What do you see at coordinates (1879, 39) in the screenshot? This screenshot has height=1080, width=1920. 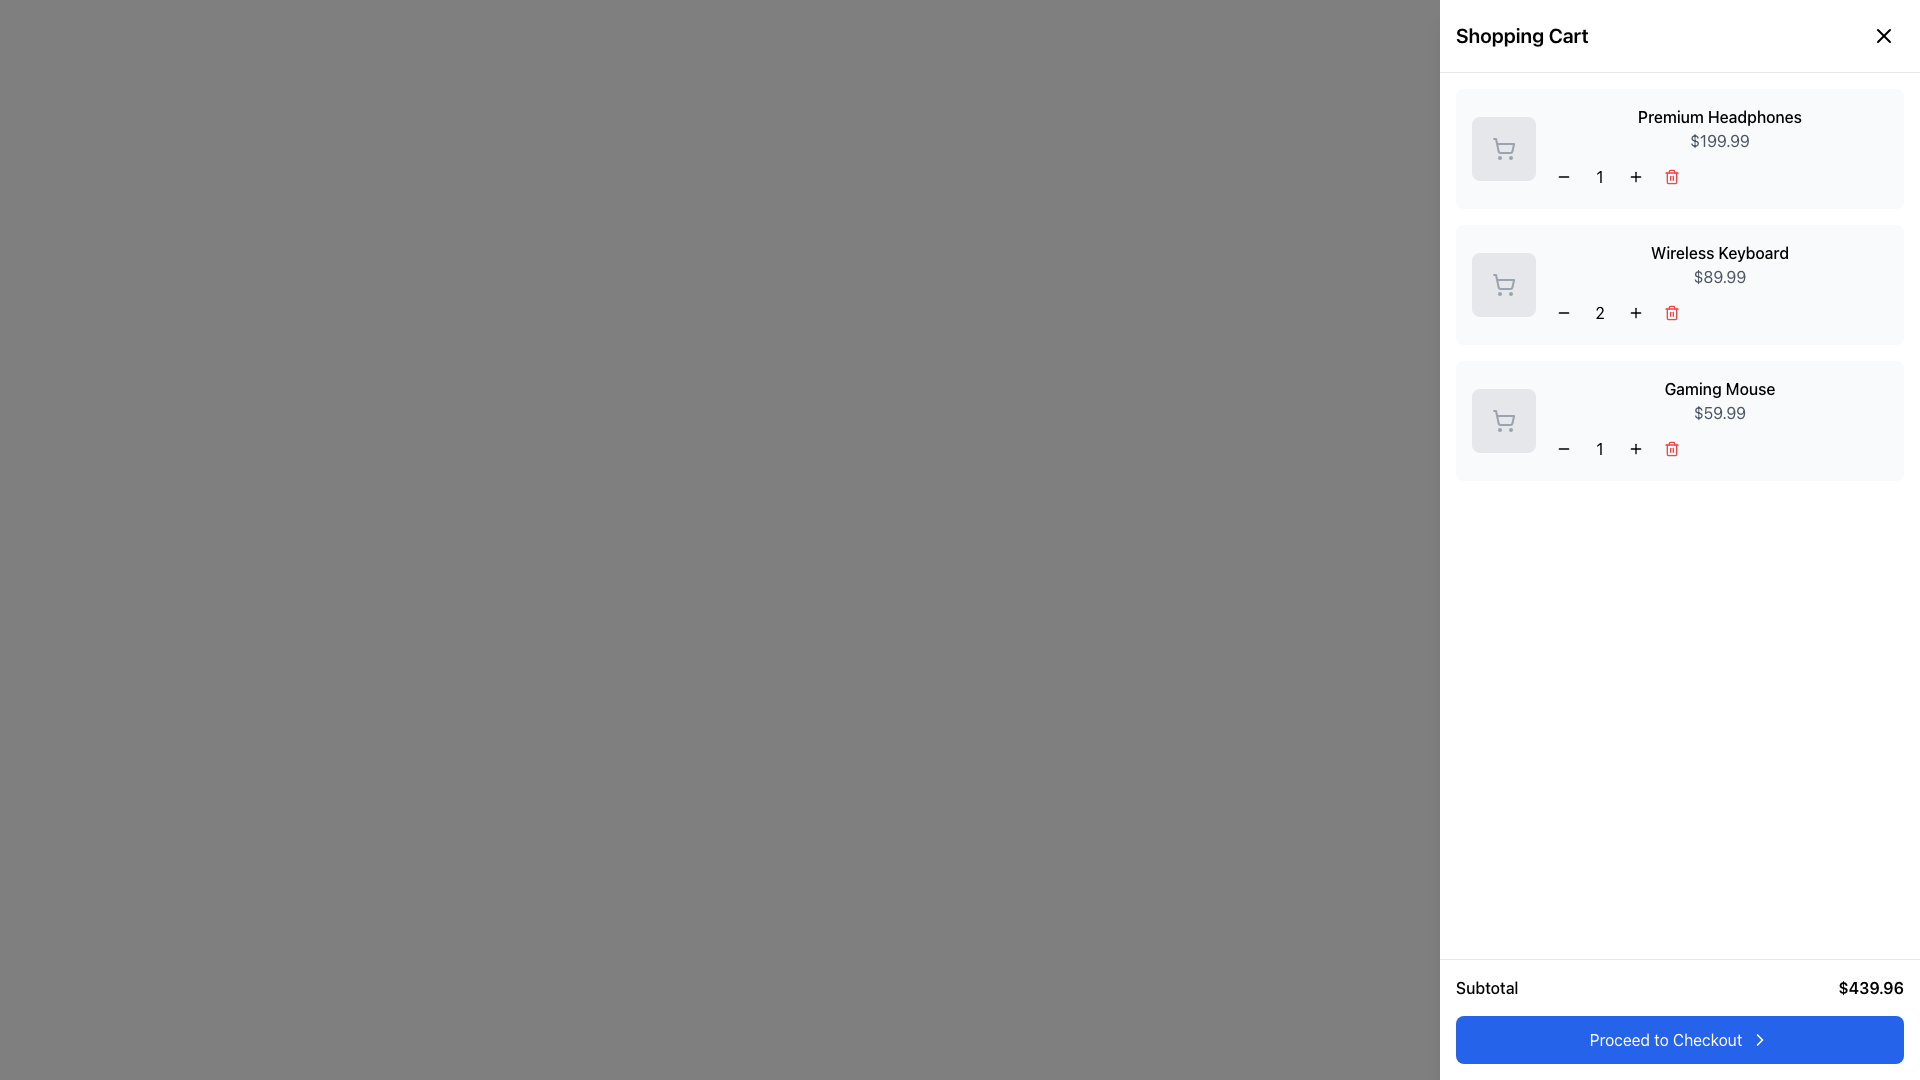 I see `the shopping cart icon embedded in the blue circular button located at the top-right corner of the user interface` at bounding box center [1879, 39].